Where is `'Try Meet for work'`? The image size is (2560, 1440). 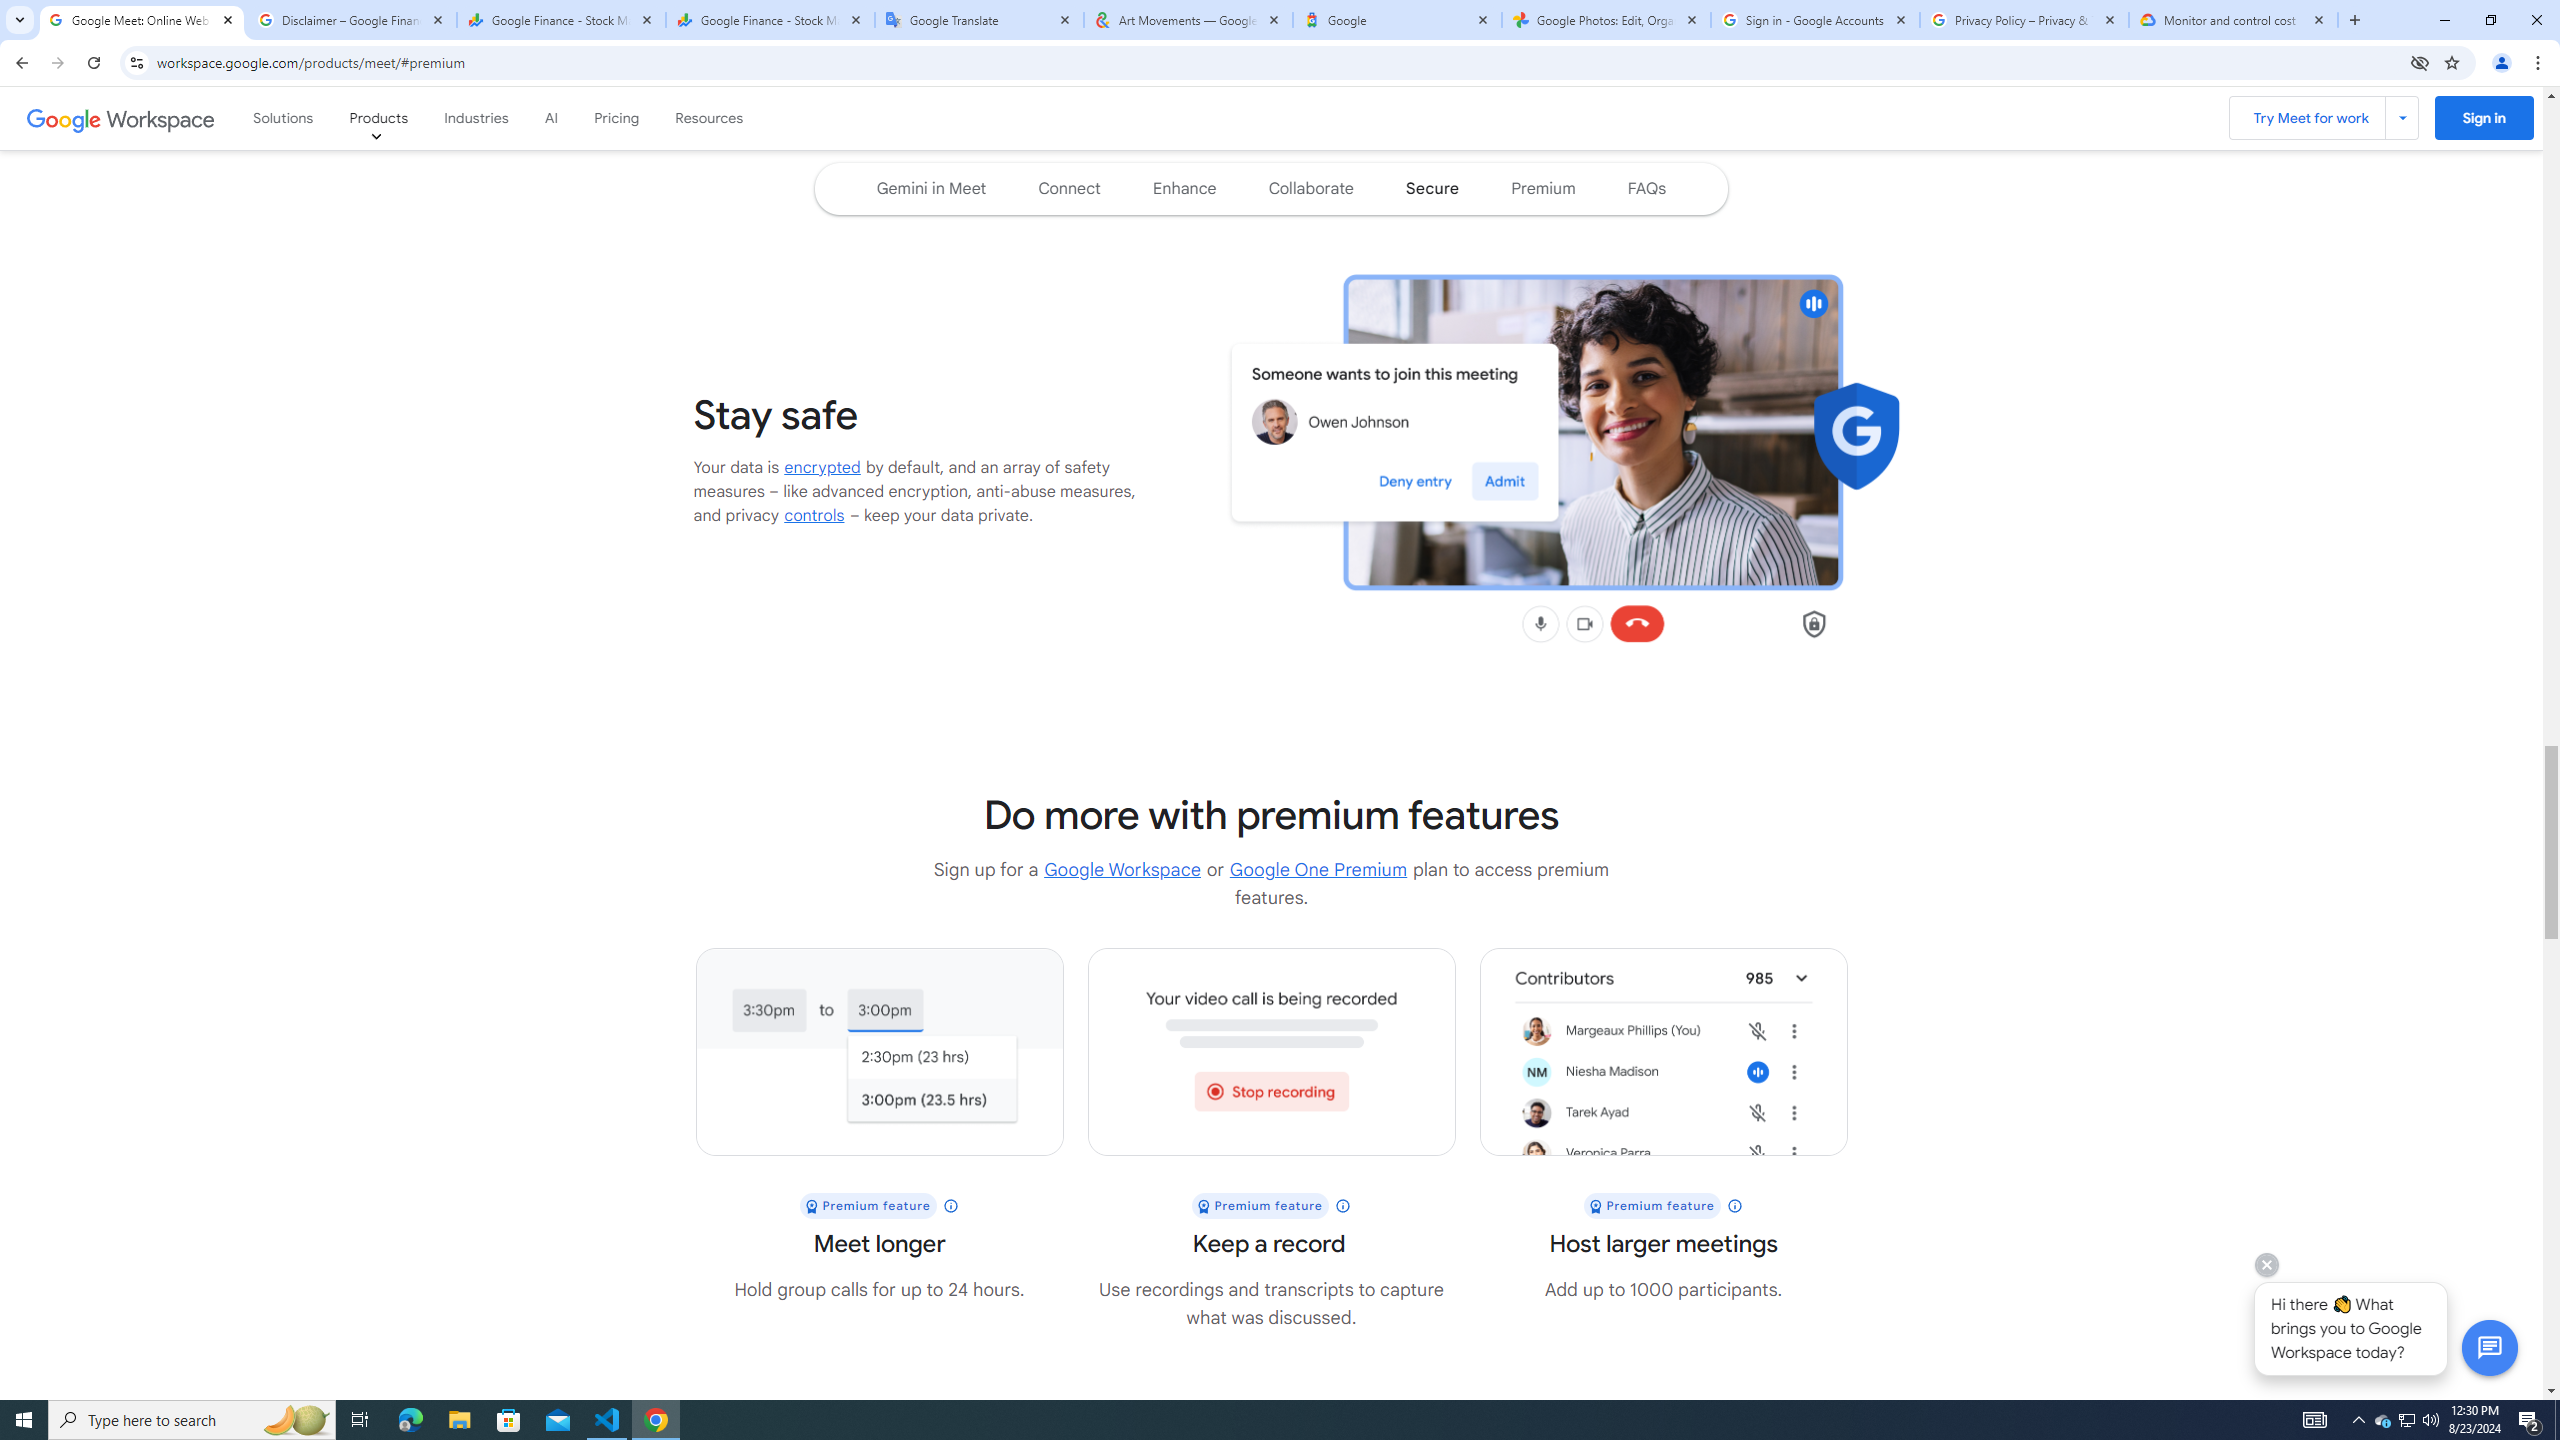
'Try Meet for work' is located at coordinates (2323, 118).